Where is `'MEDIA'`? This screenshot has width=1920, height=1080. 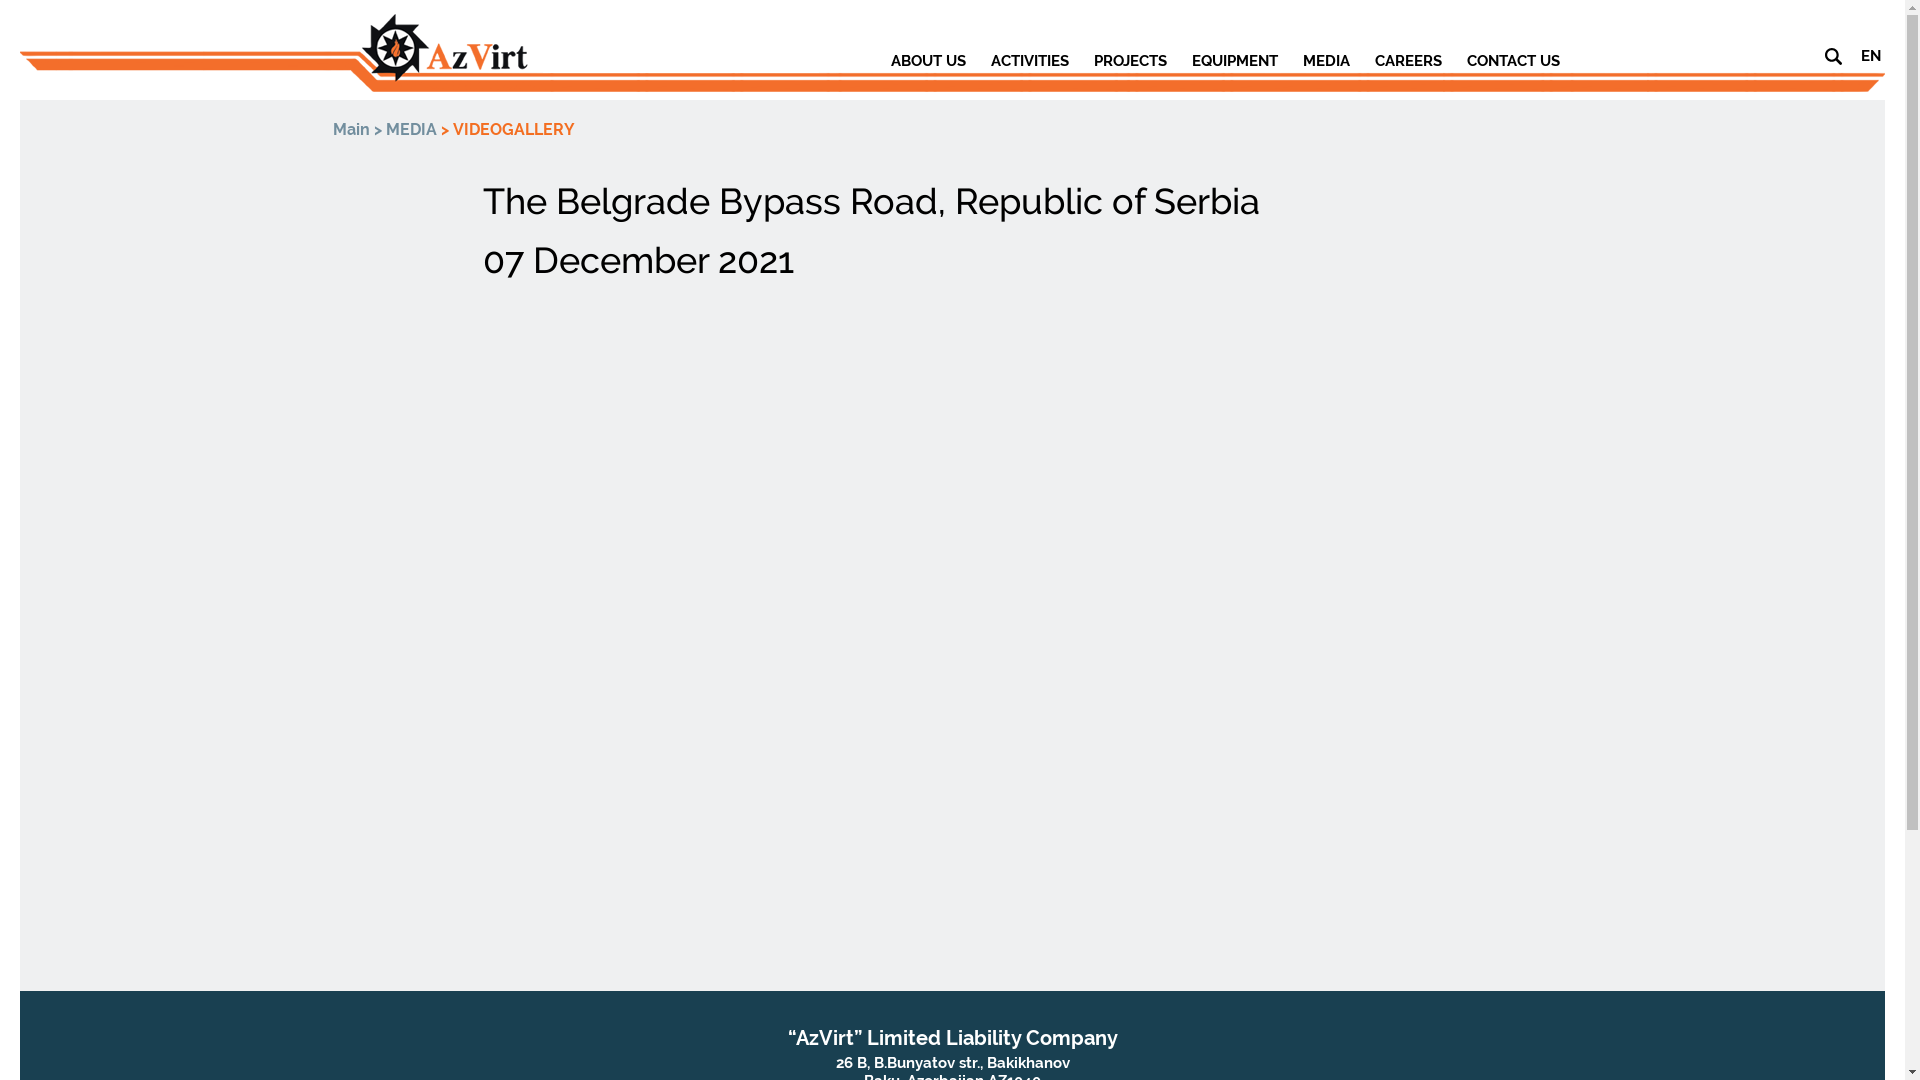
'MEDIA' is located at coordinates (1325, 60).